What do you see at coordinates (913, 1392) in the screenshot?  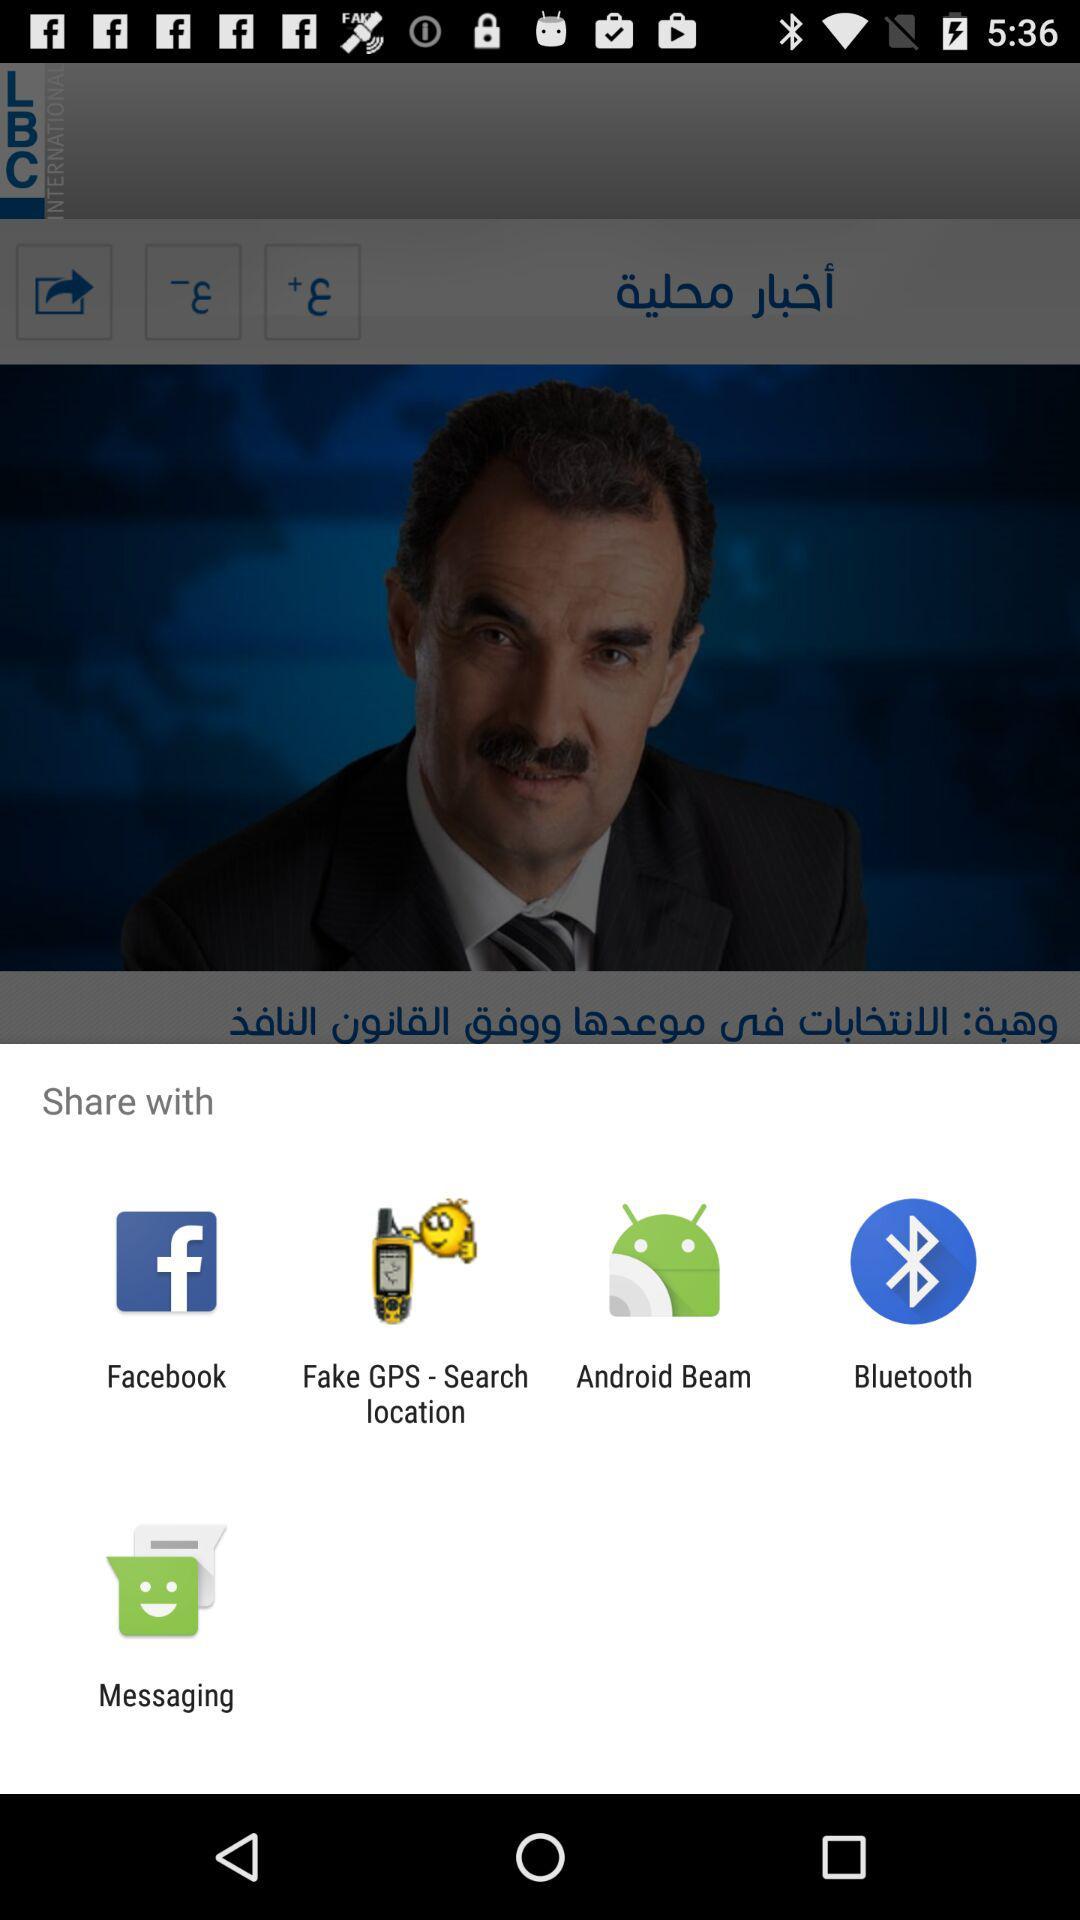 I see `bluetooth` at bounding box center [913, 1392].